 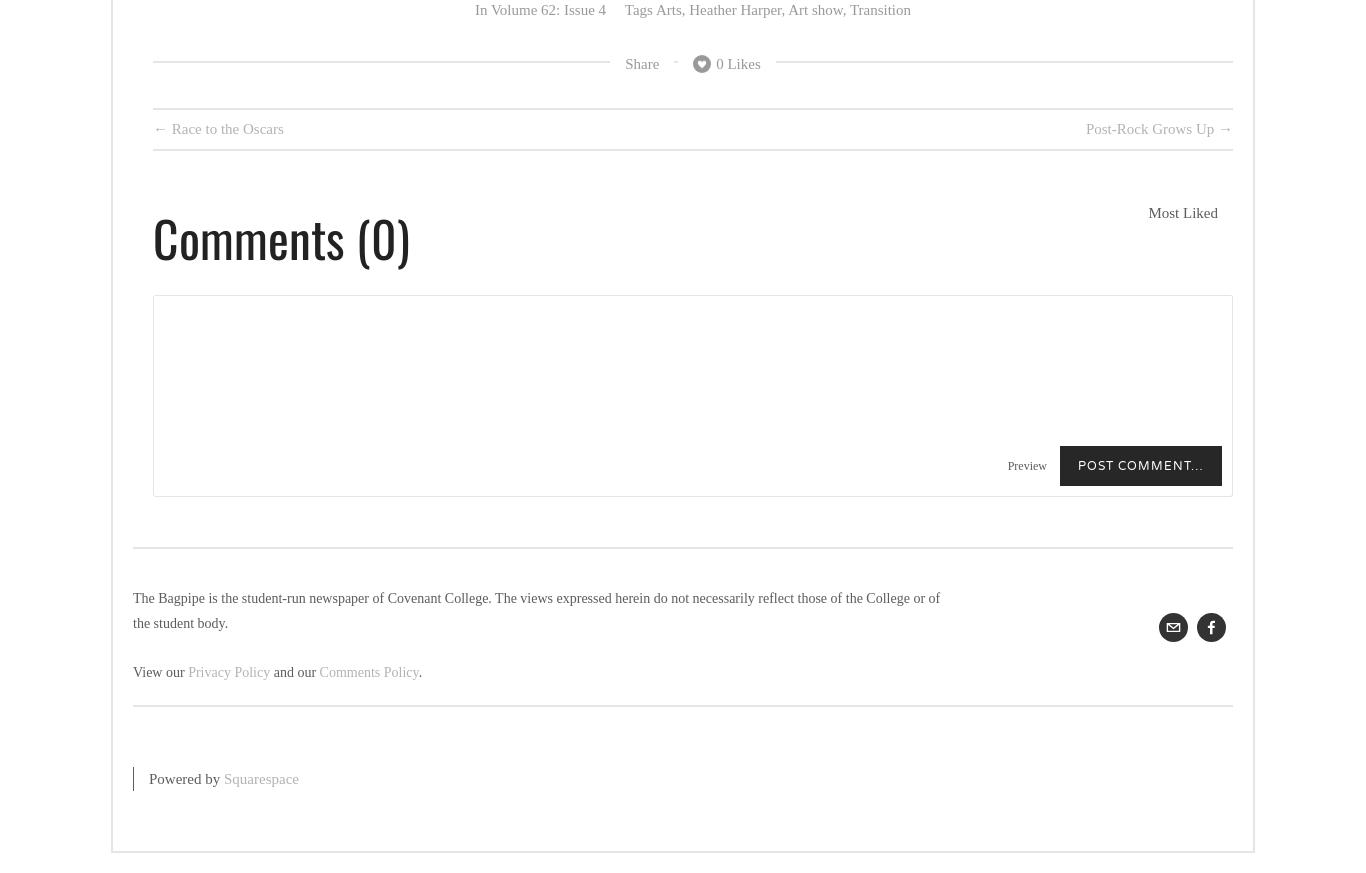 I want to click on 'Squarespace', so click(x=261, y=777).